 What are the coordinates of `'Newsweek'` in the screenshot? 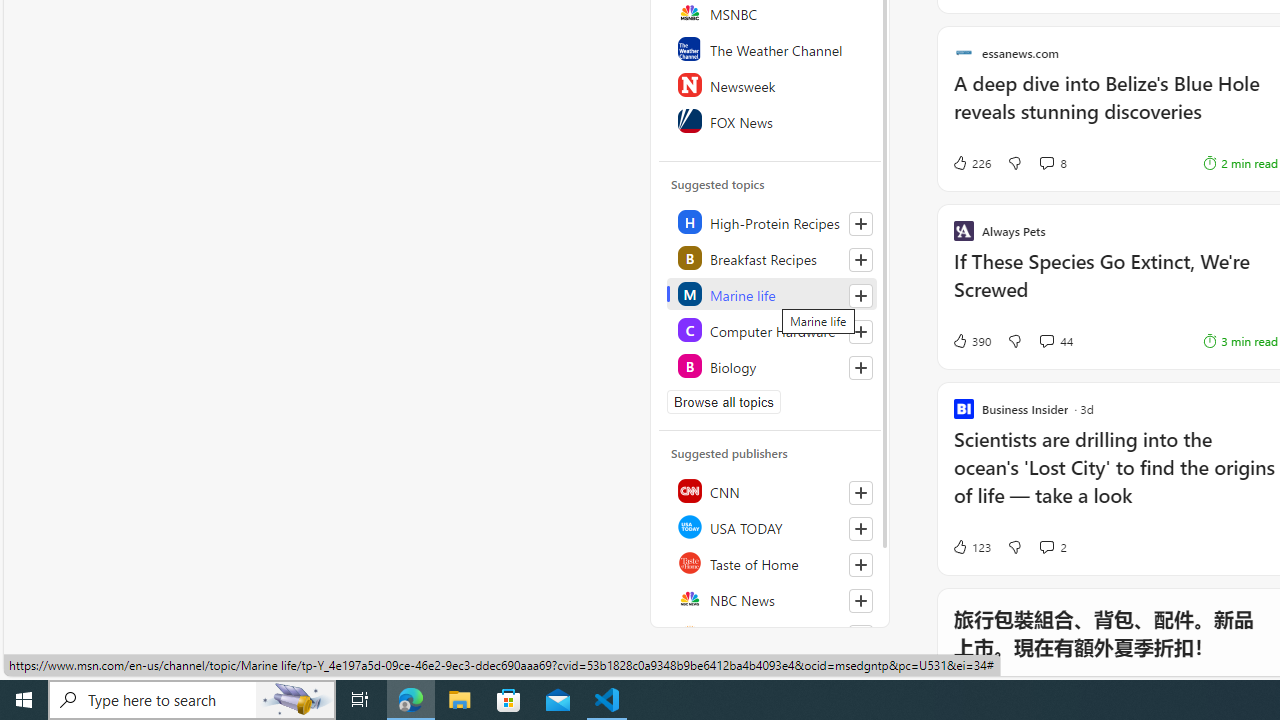 It's located at (770, 83).